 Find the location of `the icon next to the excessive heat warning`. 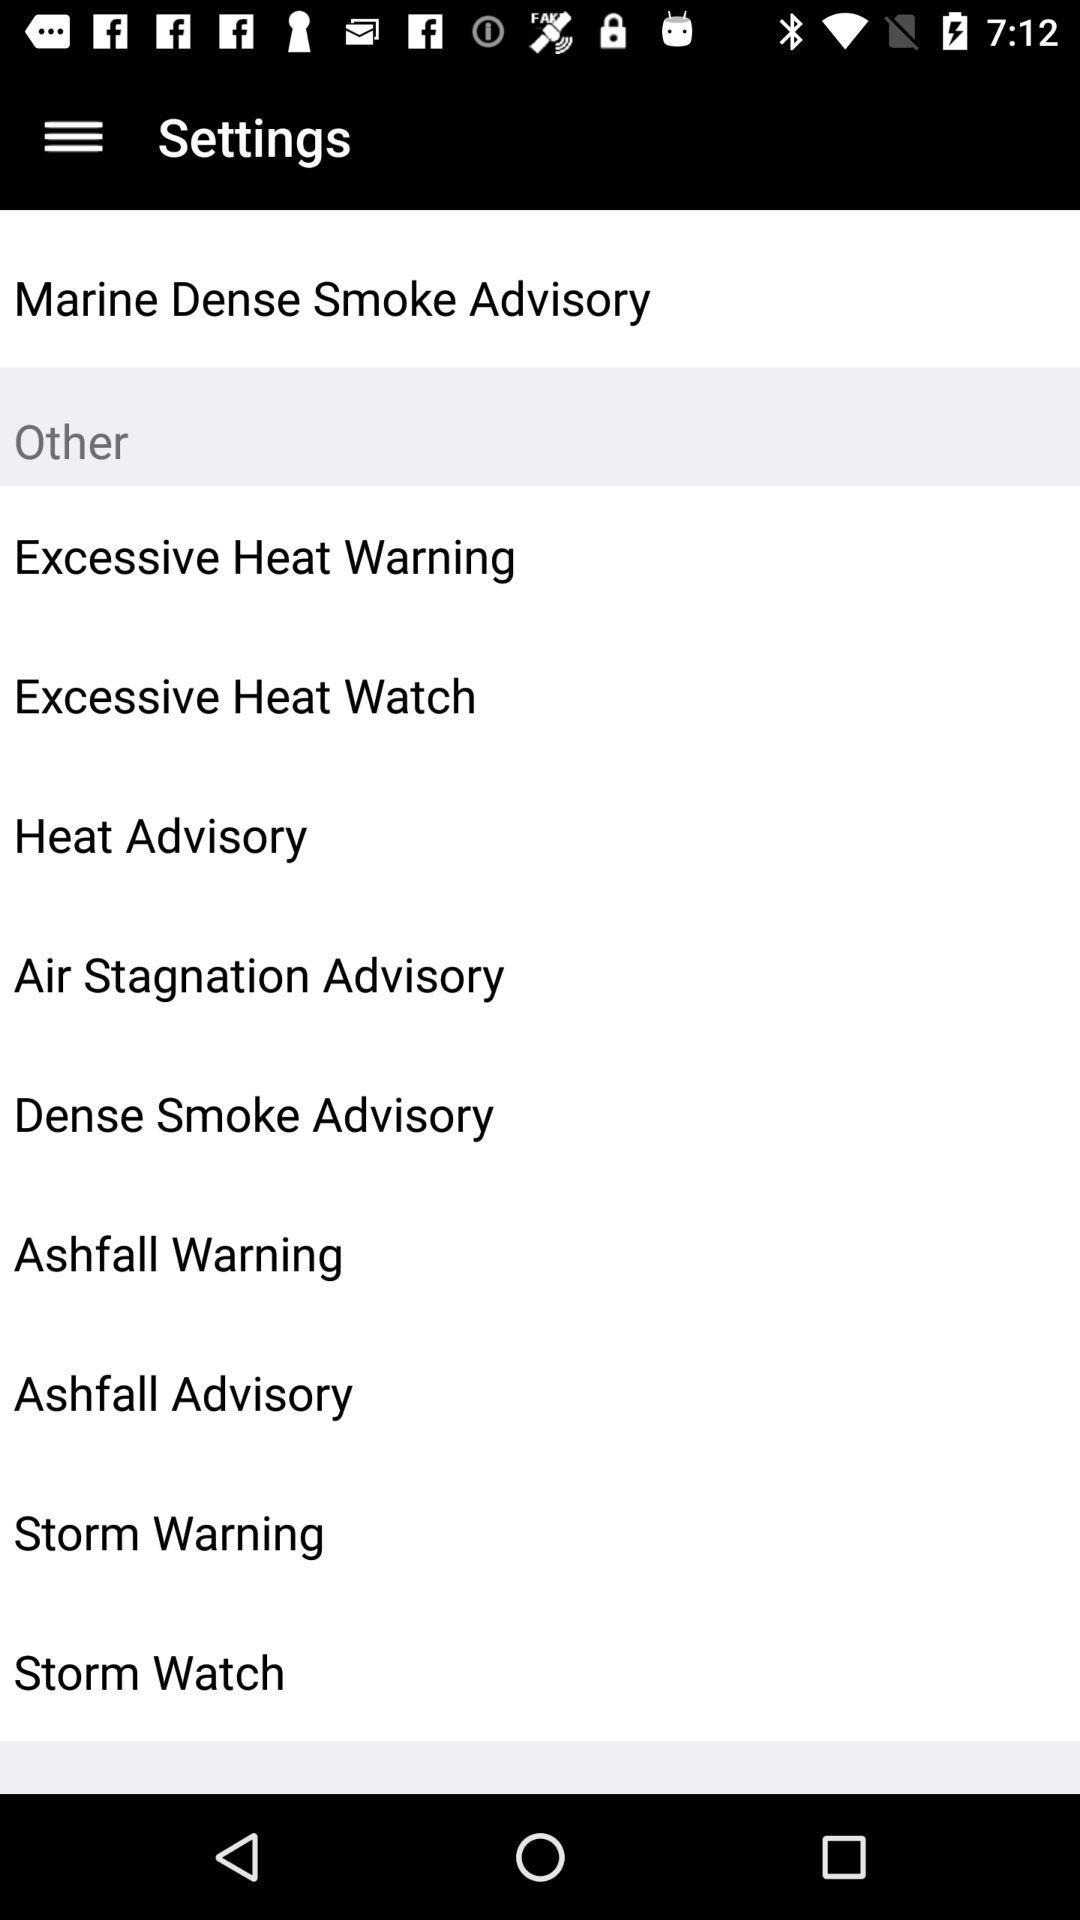

the icon next to the excessive heat warning is located at coordinates (1017, 555).